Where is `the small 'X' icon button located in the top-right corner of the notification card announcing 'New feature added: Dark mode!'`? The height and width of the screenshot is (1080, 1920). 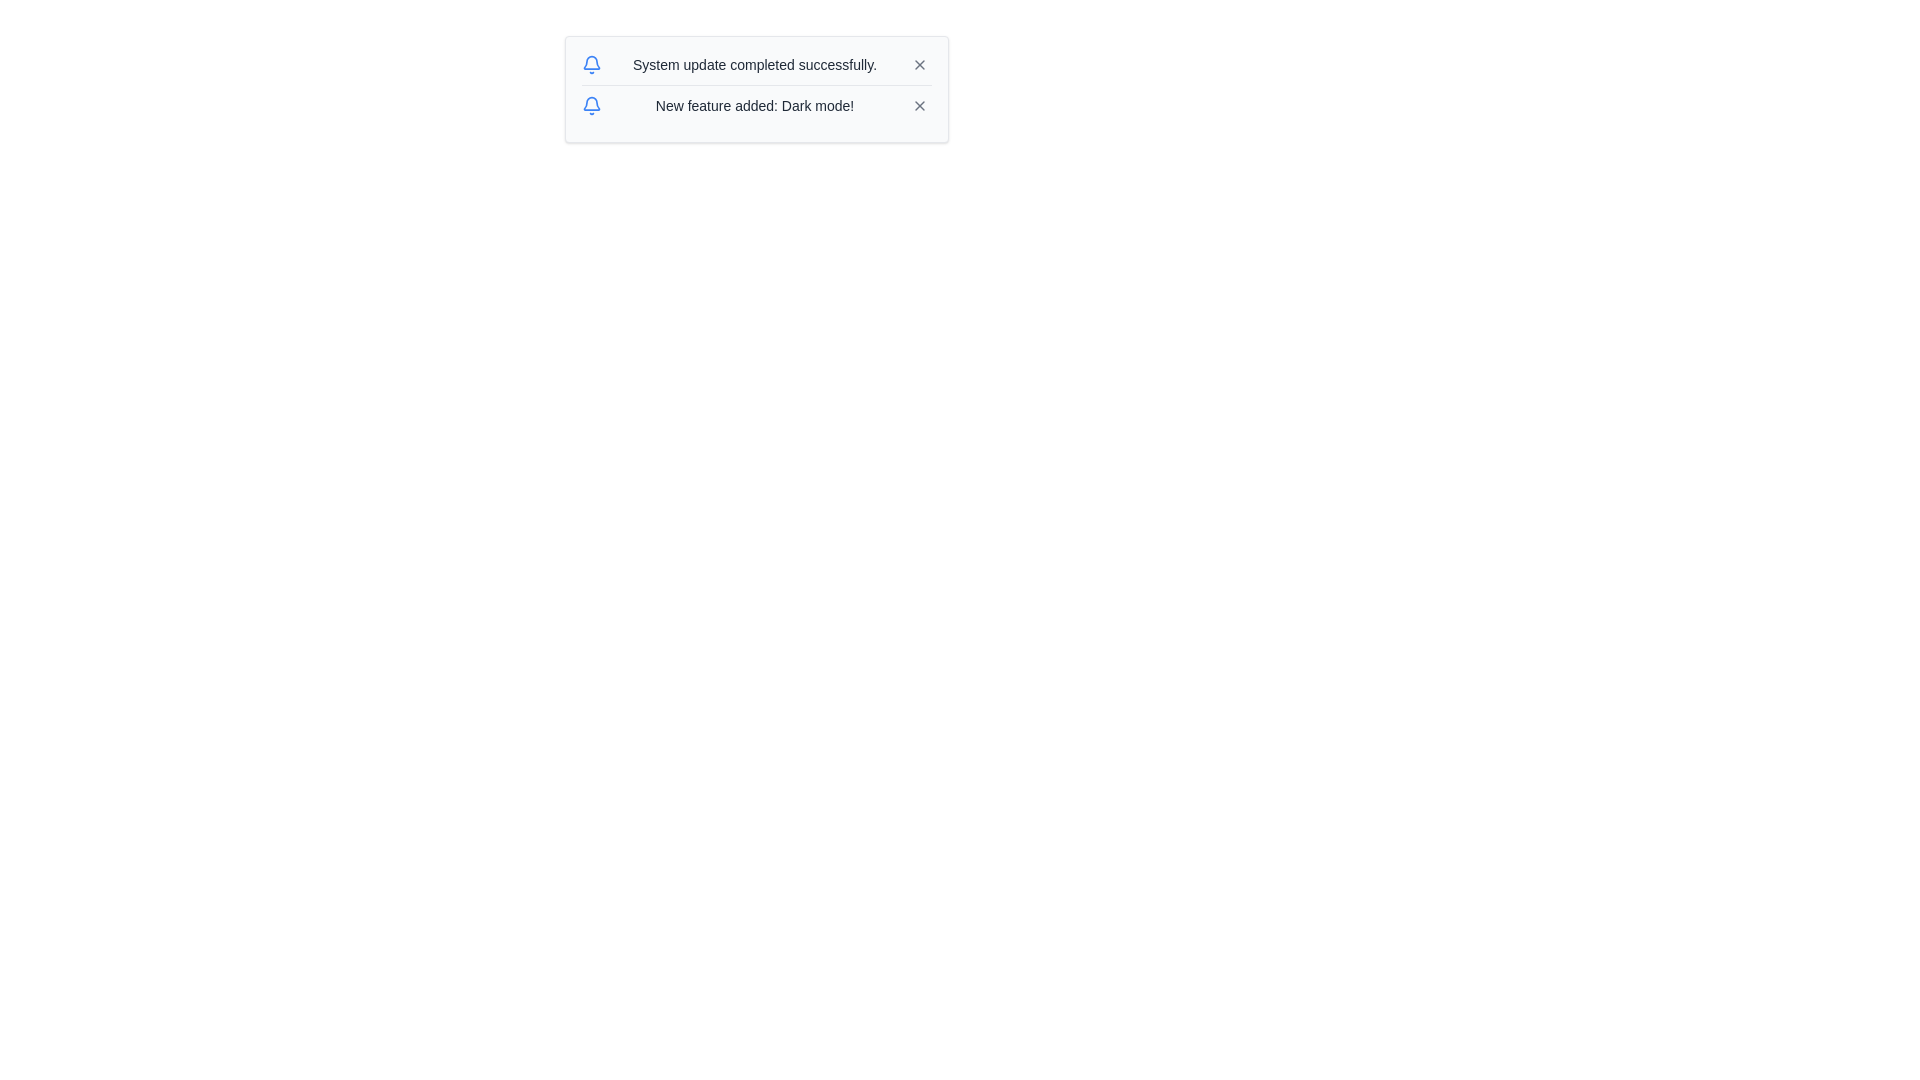
the small 'X' icon button located in the top-right corner of the notification card announcing 'New feature added: Dark mode!' is located at coordinates (919, 105).